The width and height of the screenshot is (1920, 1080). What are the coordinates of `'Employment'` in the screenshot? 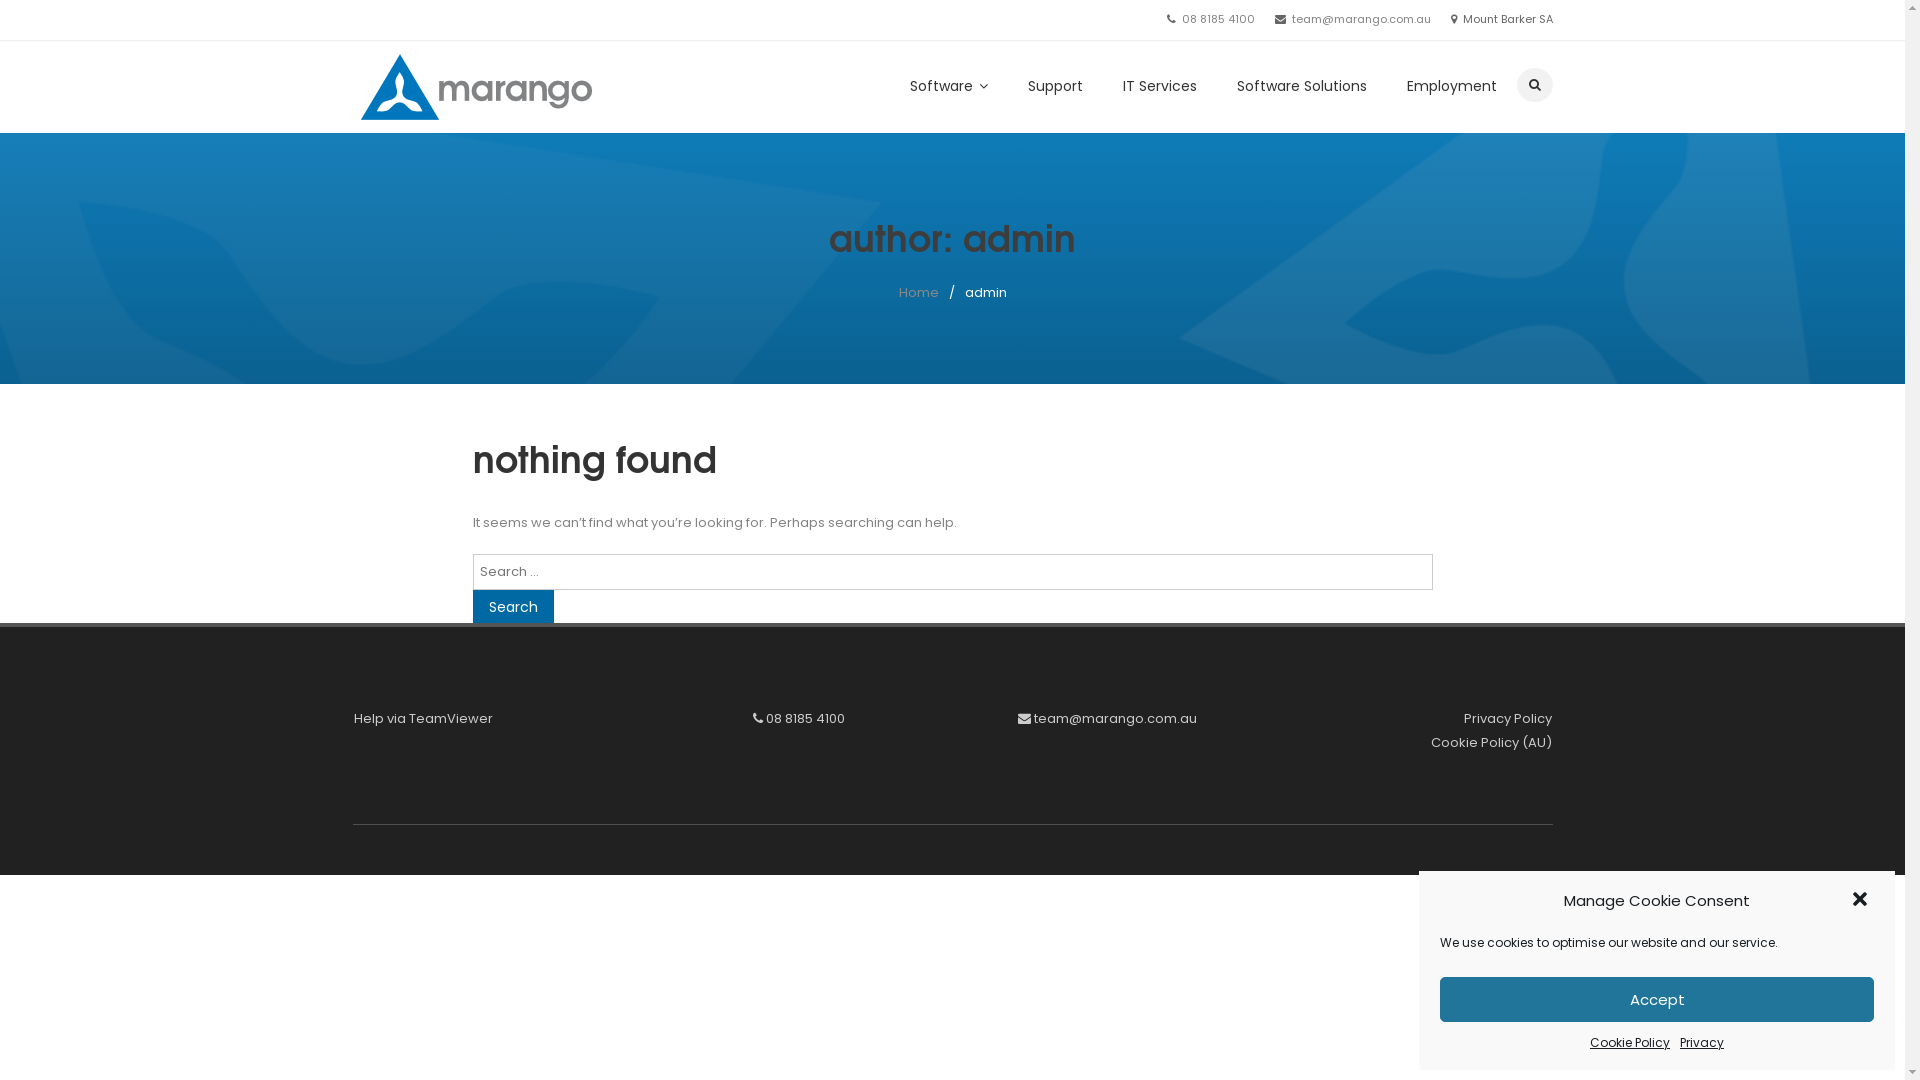 It's located at (1450, 84).